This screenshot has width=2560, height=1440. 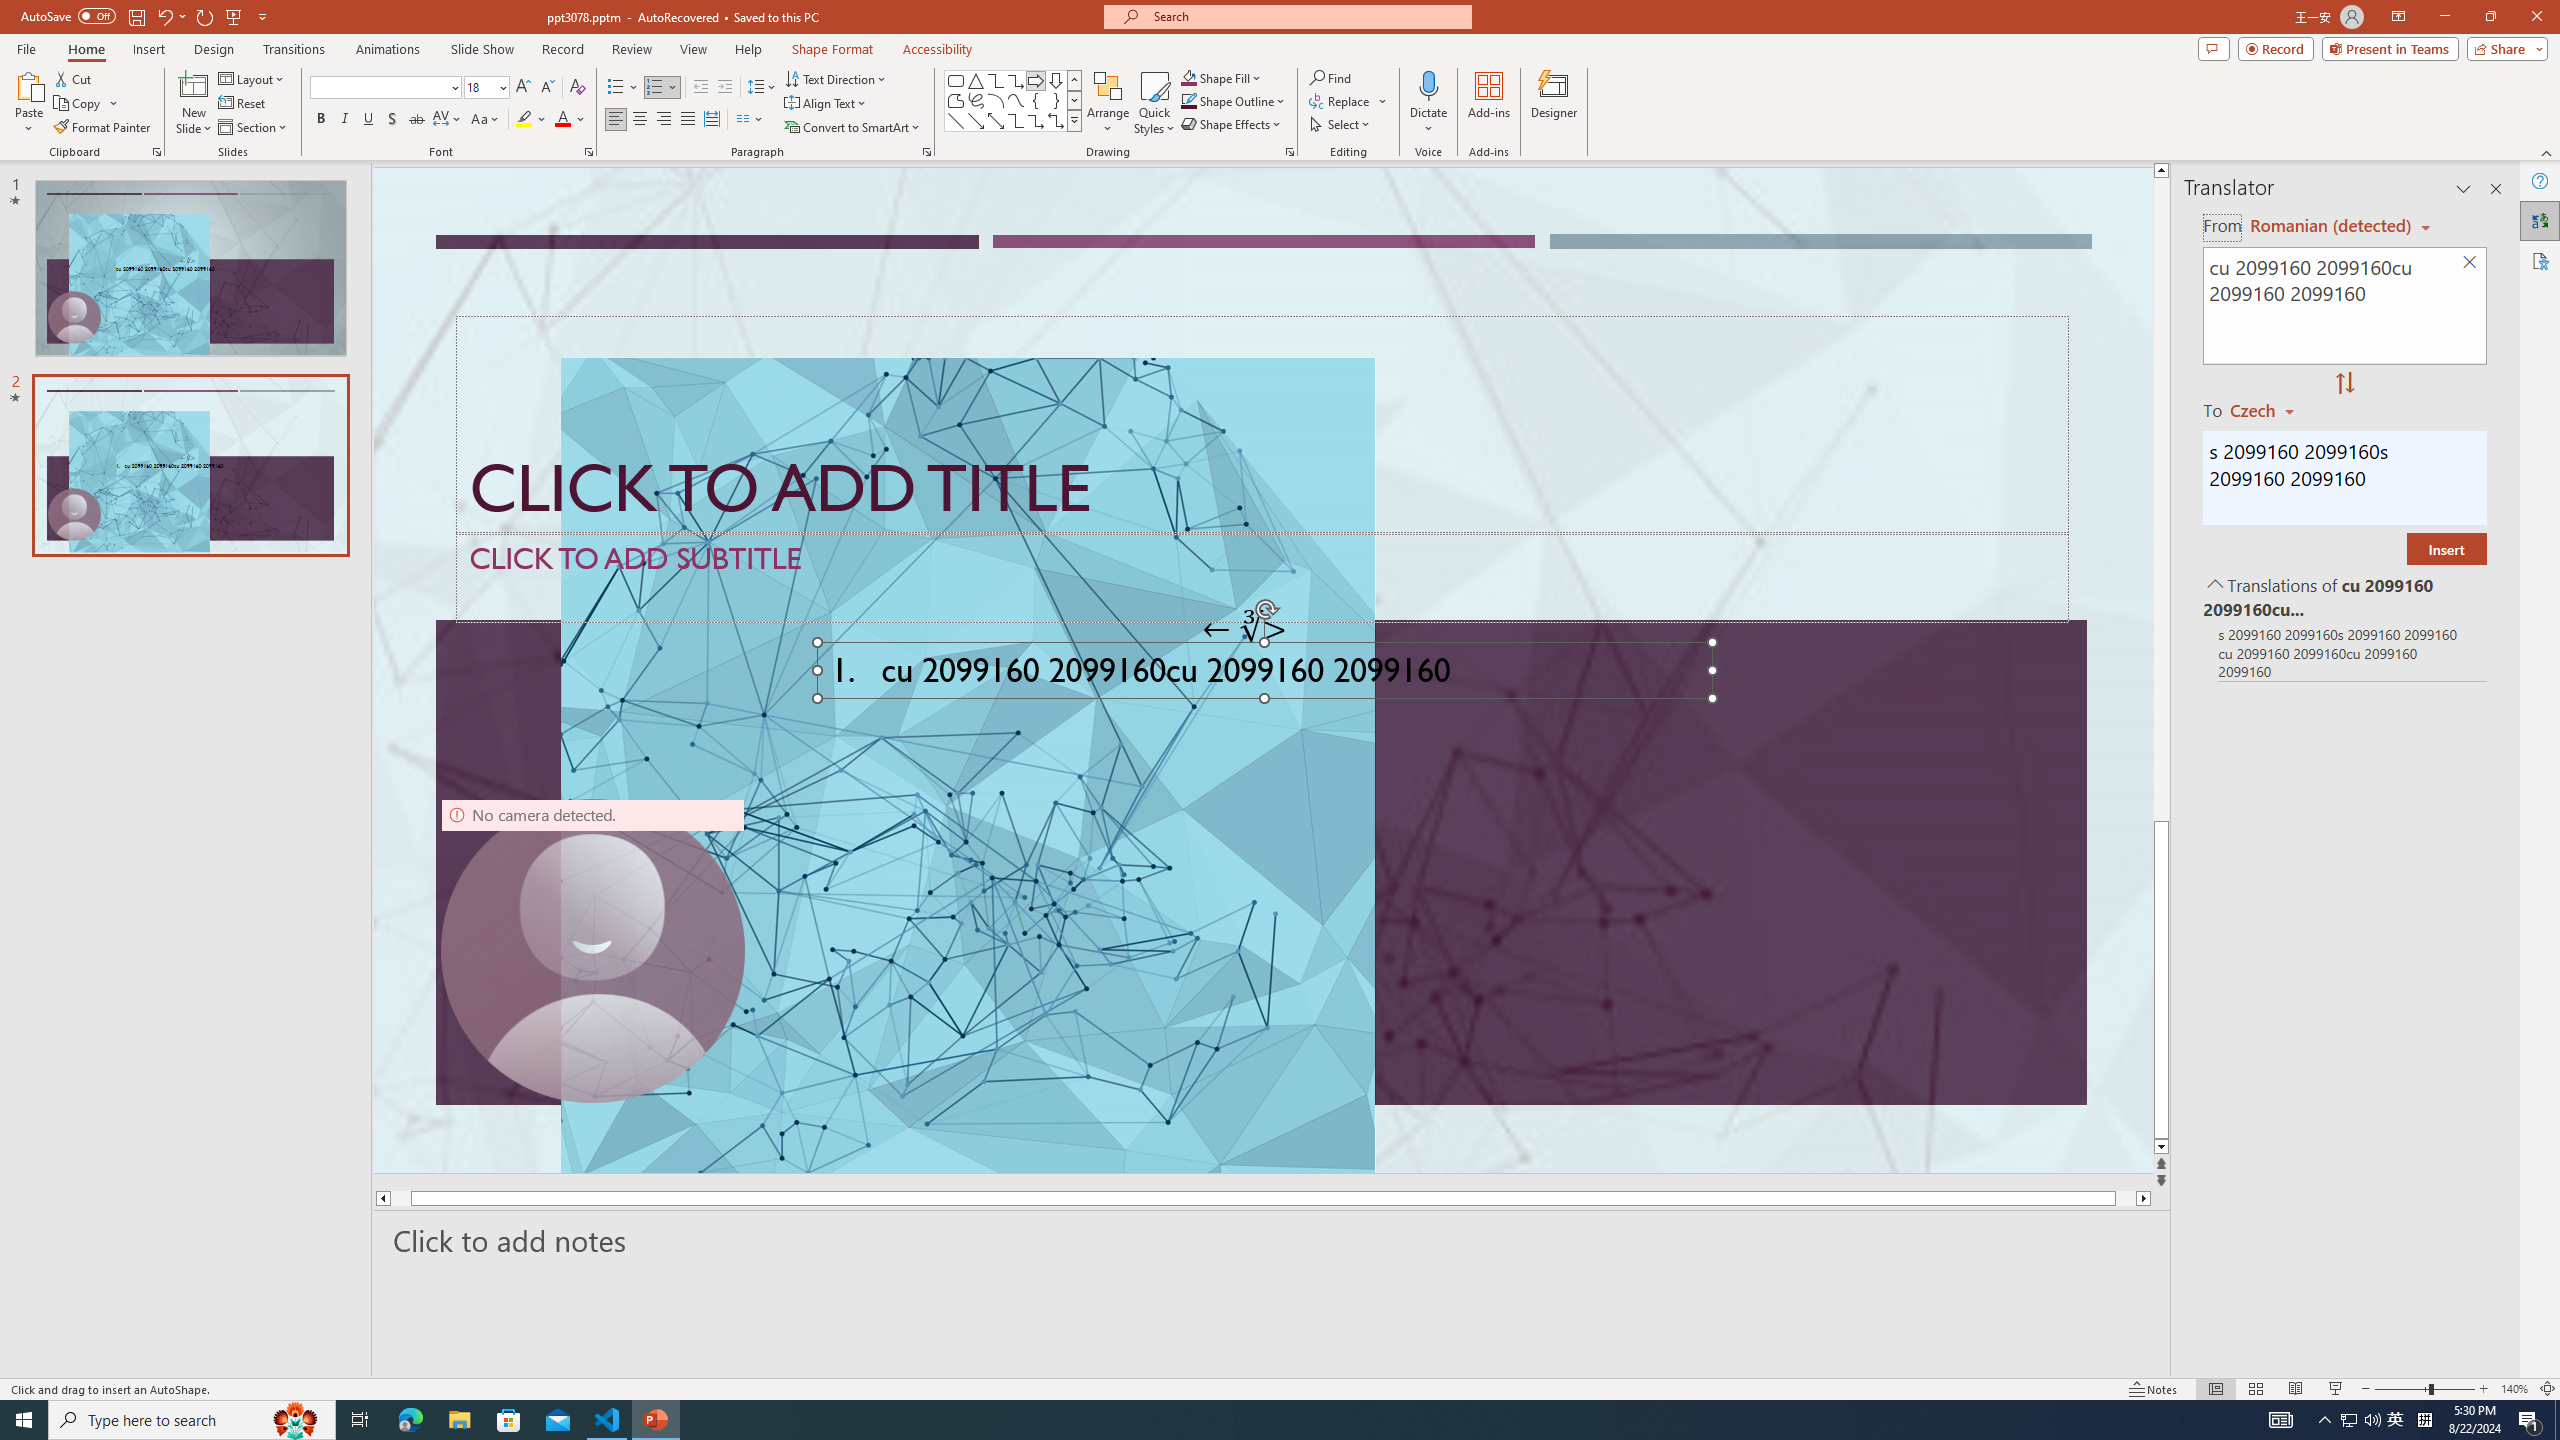 I want to click on 'Camera 9, No camera detected.', so click(x=591, y=950).